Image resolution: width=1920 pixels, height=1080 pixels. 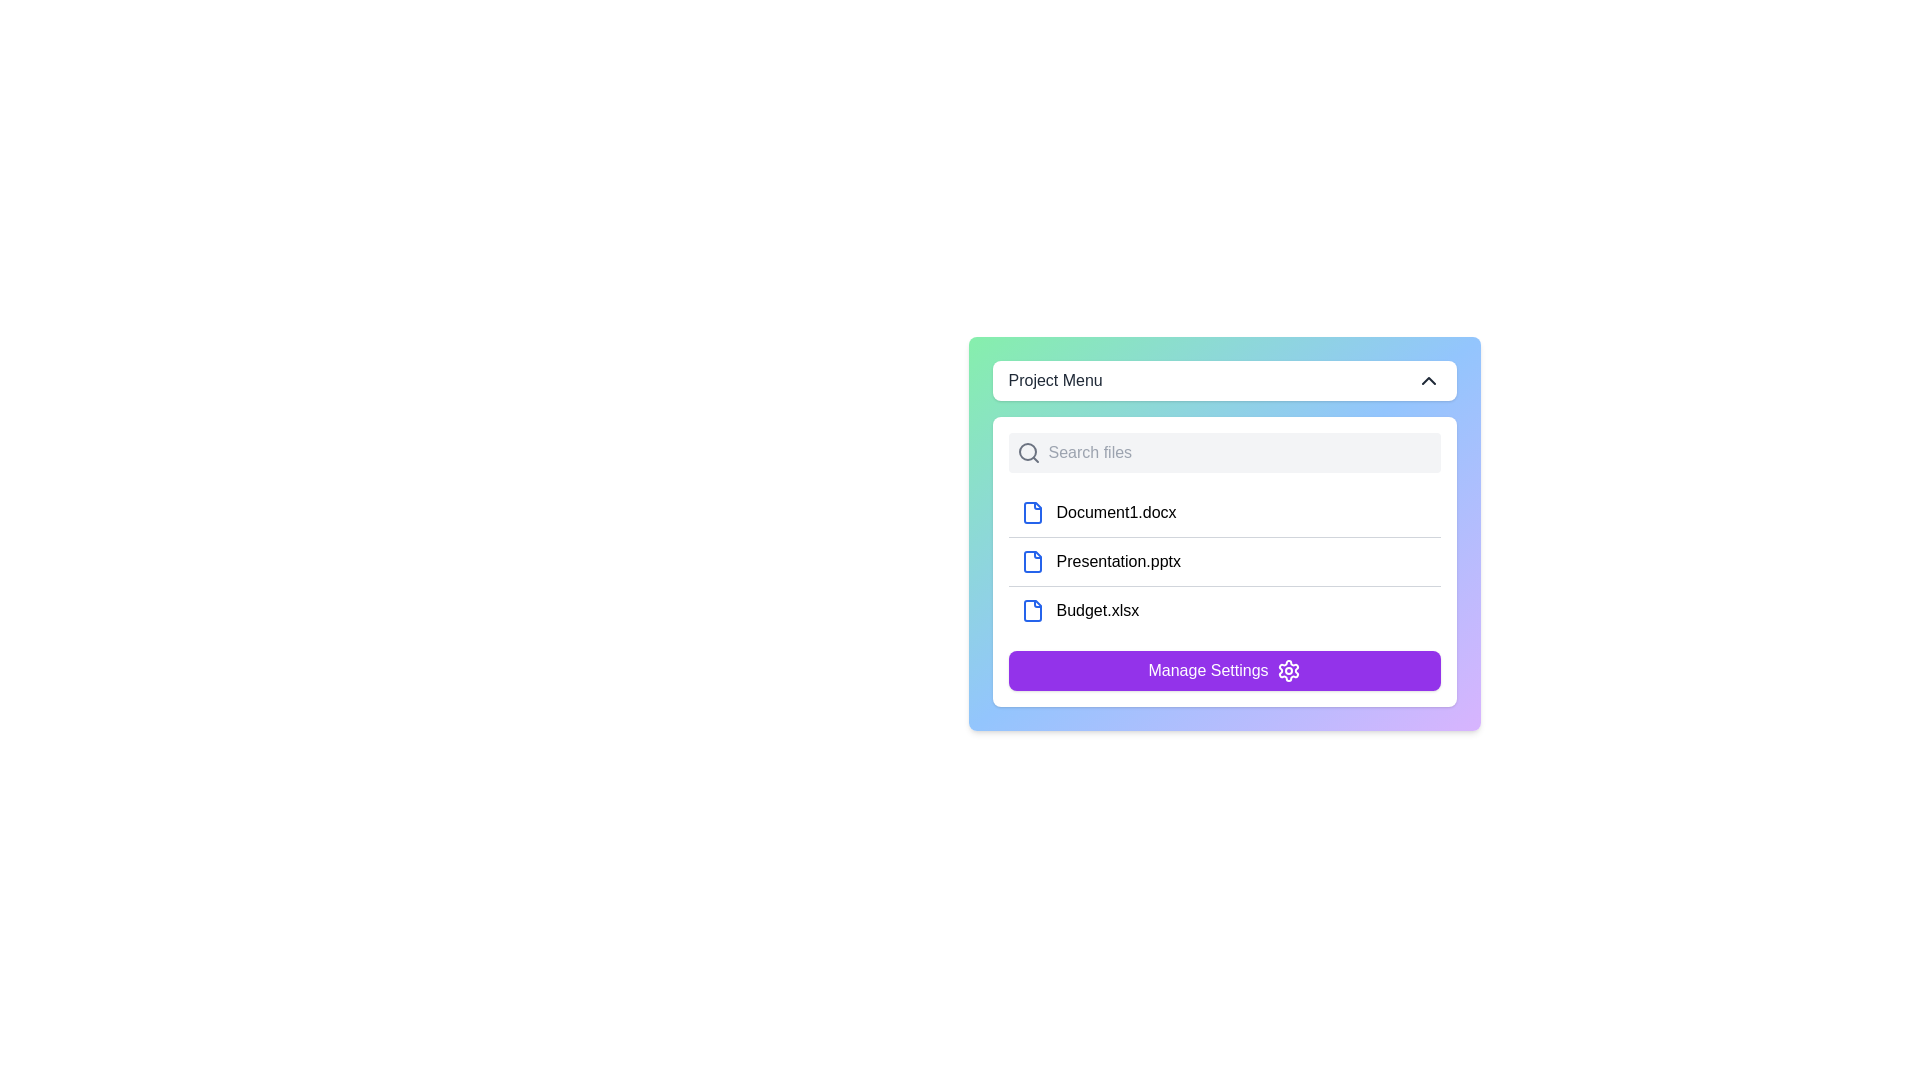 What do you see at coordinates (1223, 562) in the screenshot?
I see `the file entry for 'Presentation.pptx'` at bounding box center [1223, 562].